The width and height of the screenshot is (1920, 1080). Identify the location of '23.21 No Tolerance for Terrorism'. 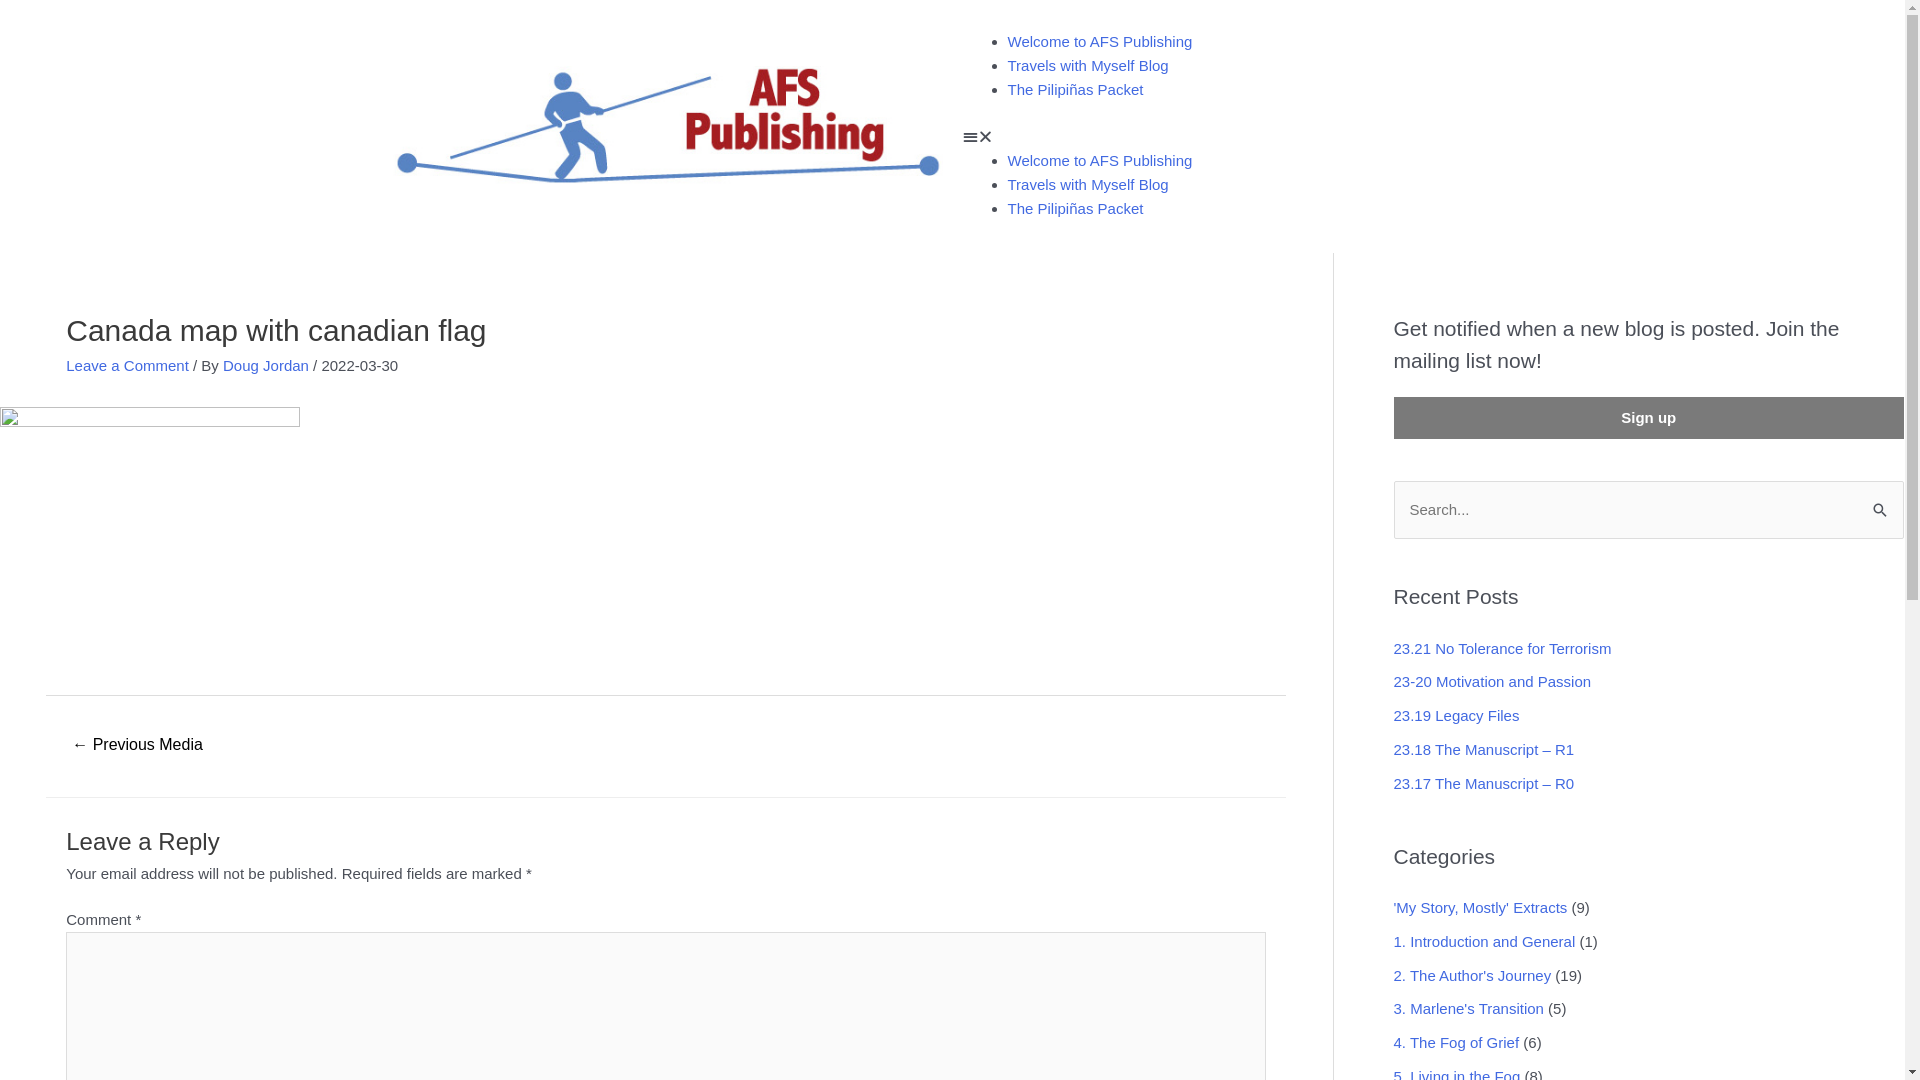
(1392, 648).